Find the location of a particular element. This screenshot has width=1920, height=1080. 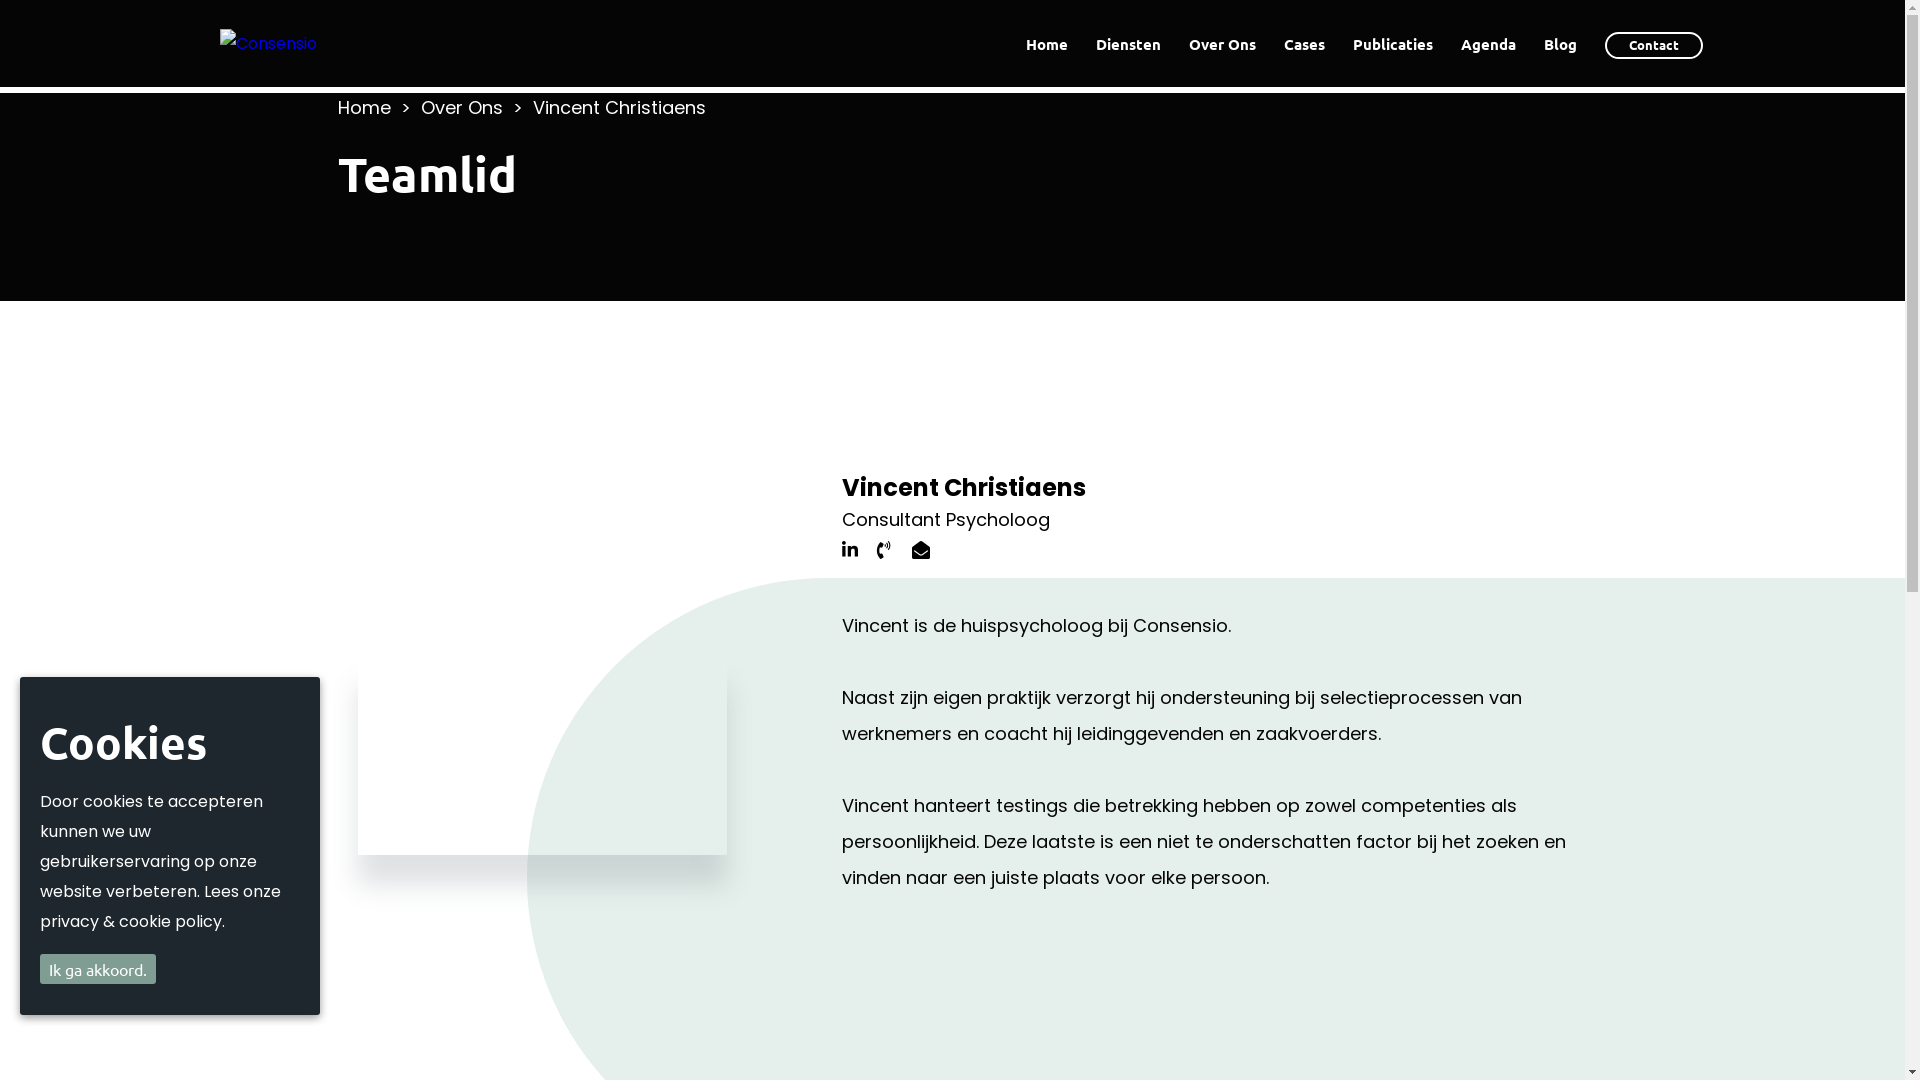

'Ik ga akkoord.' is located at coordinates (96, 967).